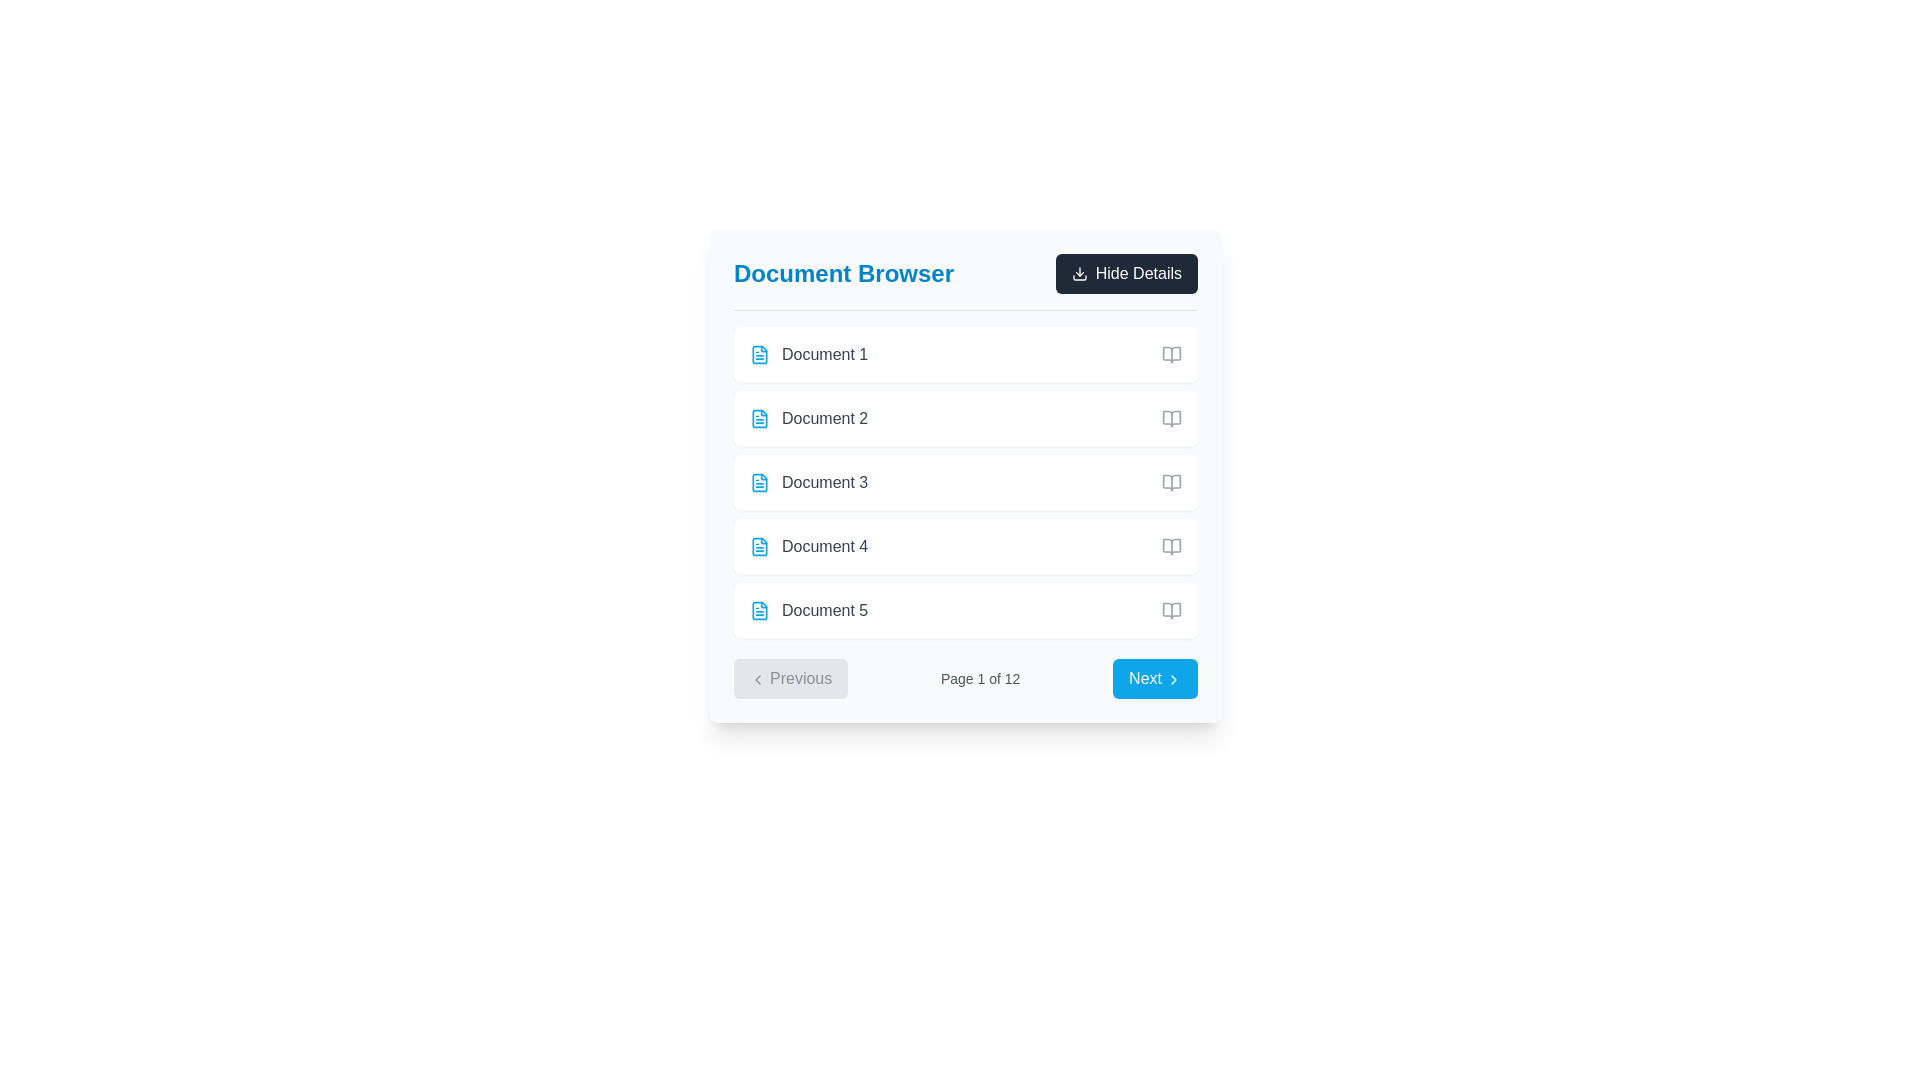 Image resolution: width=1920 pixels, height=1080 pixels. Describe the element at coordinates (809, 547) in the screenshot. I see `the fourth item in the 'Document Browser' list, which represents 'Document 4'` at that location.